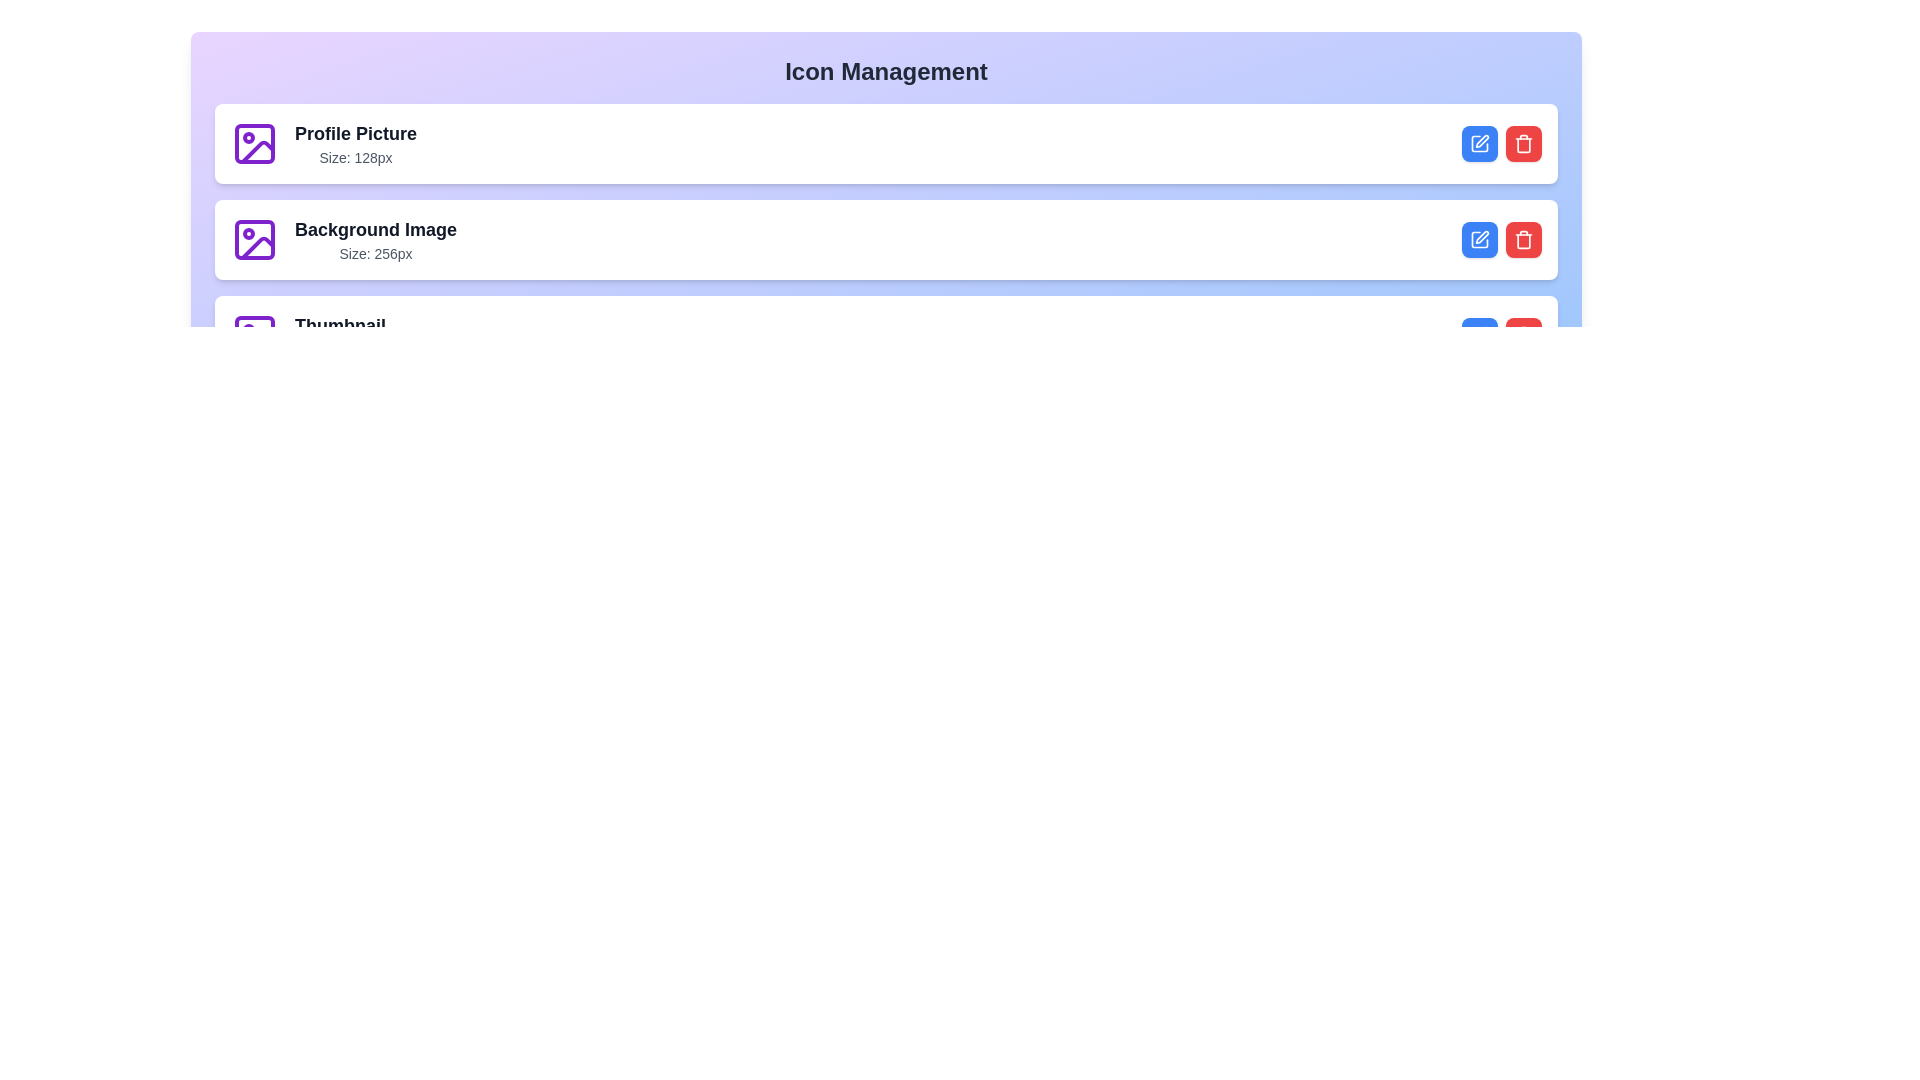 This screenshot has width=1920, height=1080. Describe the element at coordinates (355, 142) in the screenshot. I see `the first text block in the vertical list that provides descriptive information about a profile picture, including its name and size` at that location.